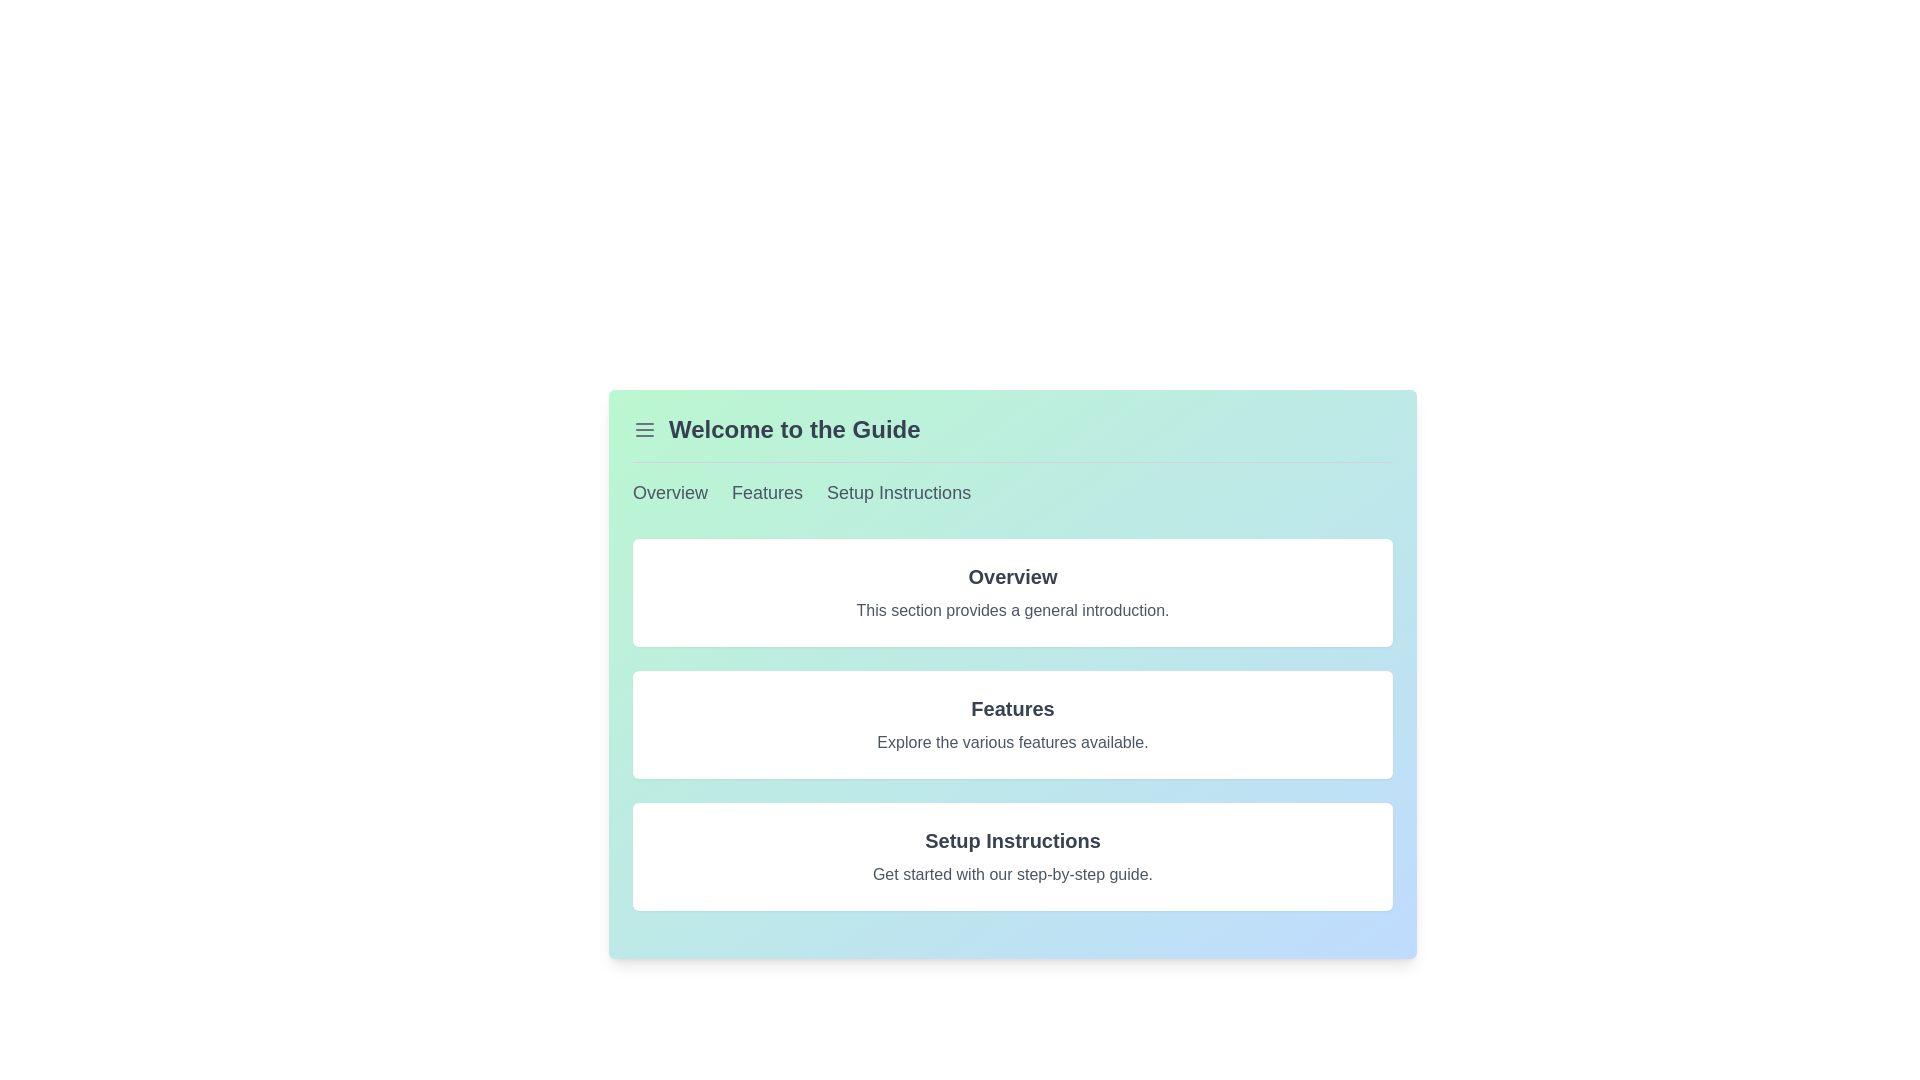  I want to click on the main heading text element that provides a clear and welcoming message to users, located centrally at the top section of the interface, so click(793, 428).